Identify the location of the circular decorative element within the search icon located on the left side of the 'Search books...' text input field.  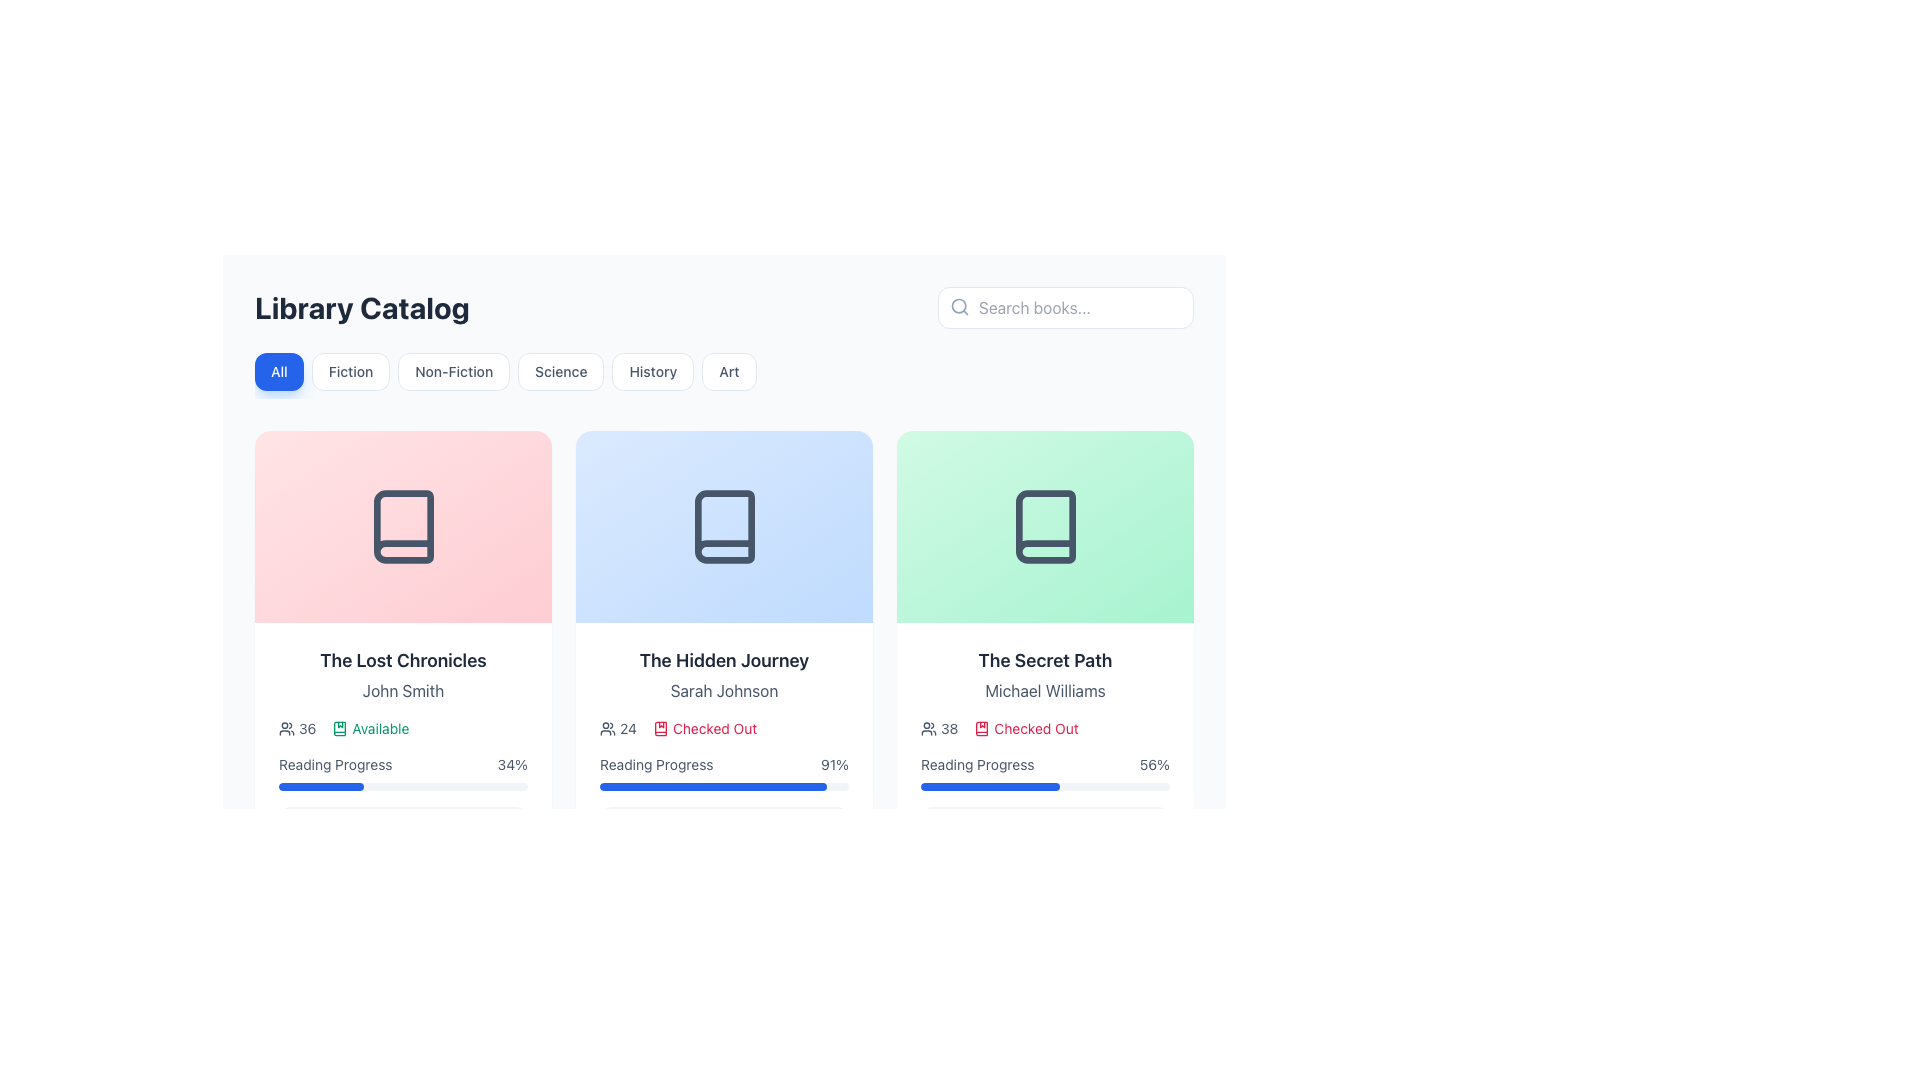
(958, 306).